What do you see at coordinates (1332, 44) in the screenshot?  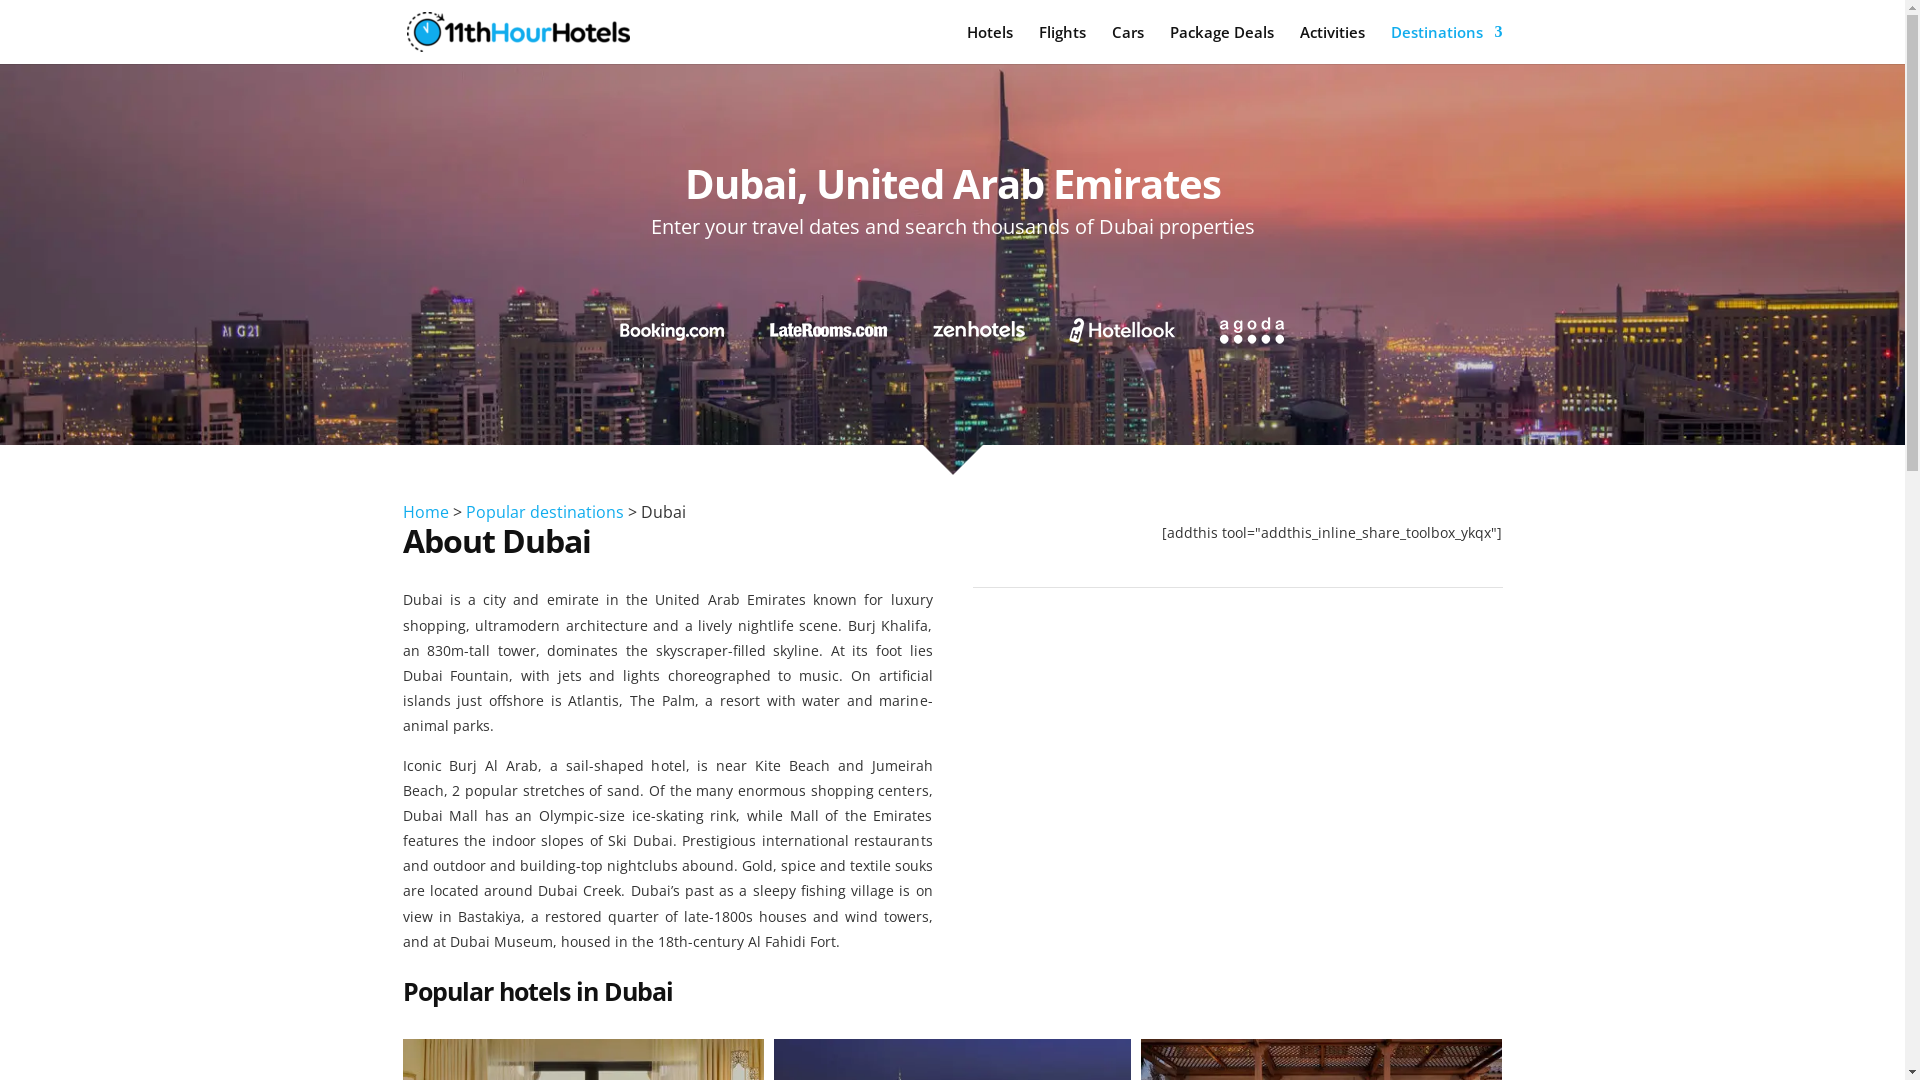 I see `'Activities'` at bounding box center [1332, 44].